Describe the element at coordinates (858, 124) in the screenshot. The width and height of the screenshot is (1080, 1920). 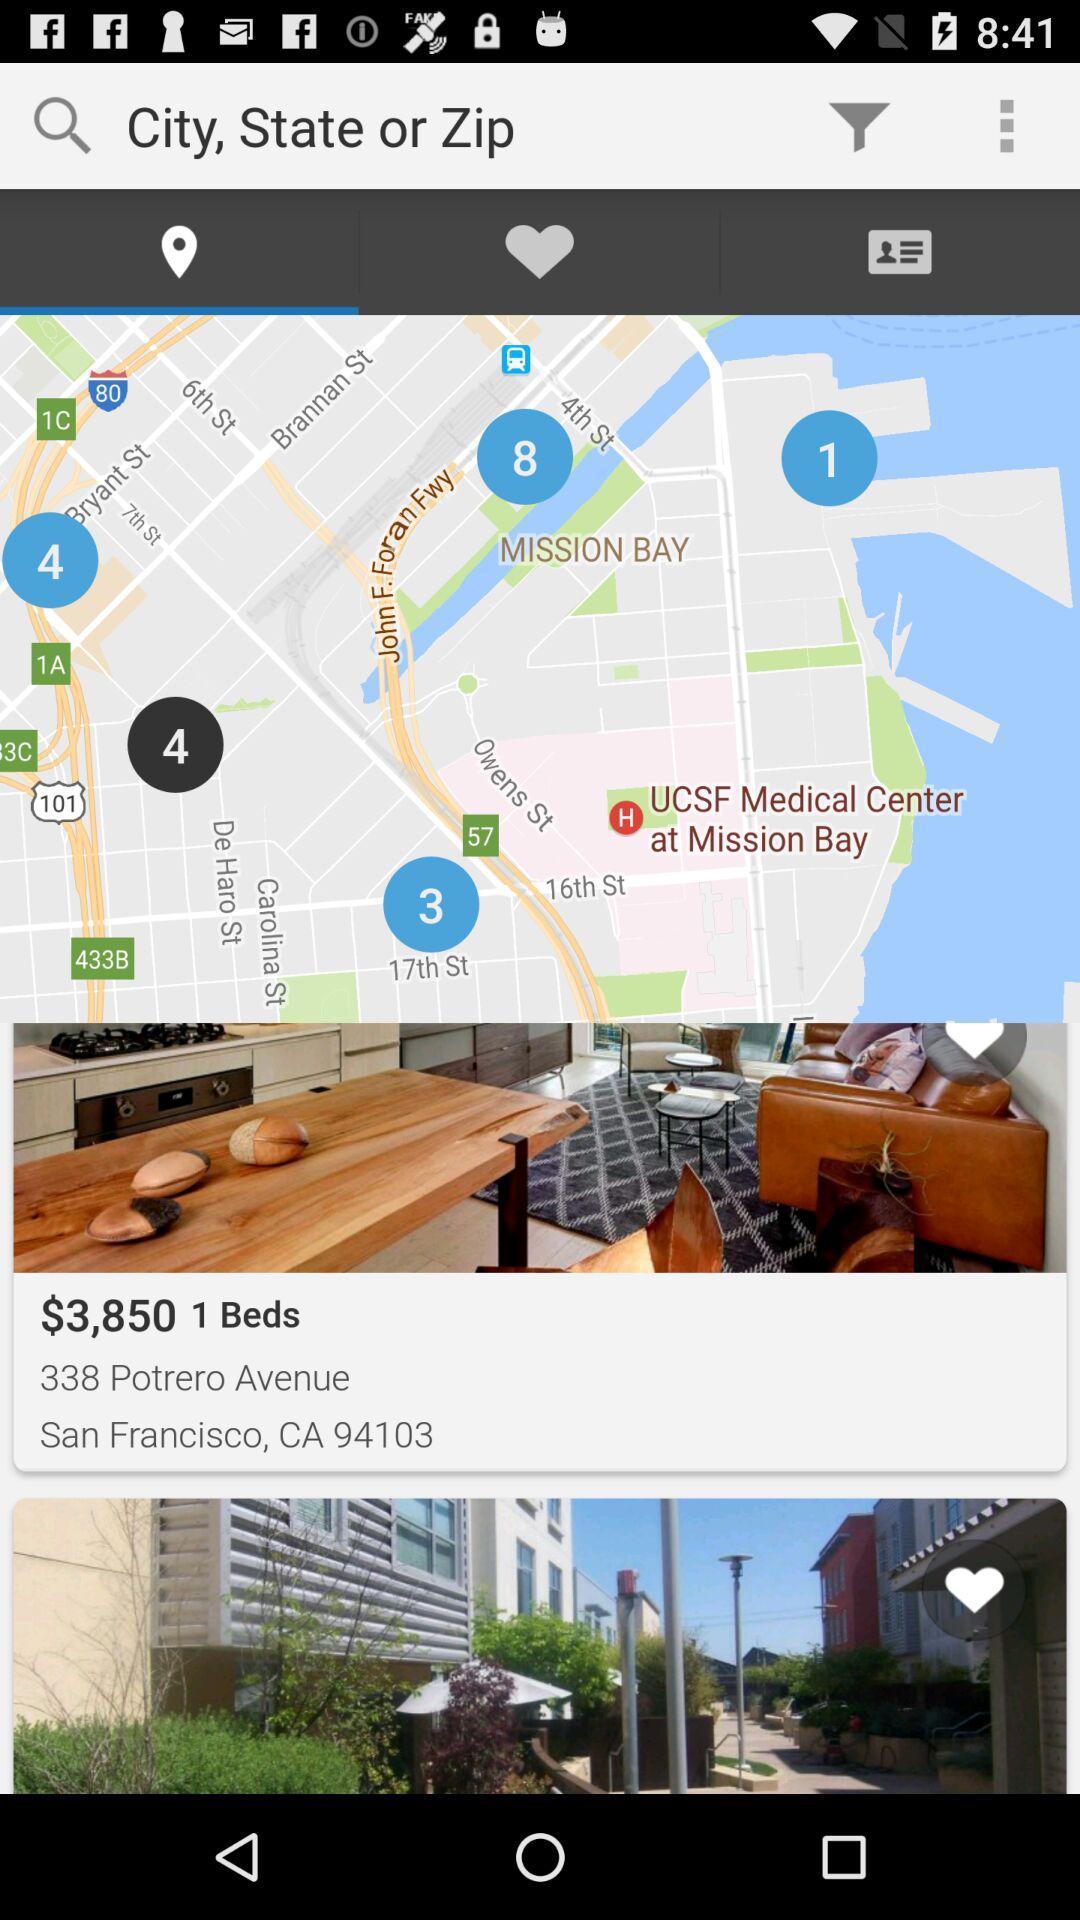
I see `the app to the right of city state or icon` at that location.